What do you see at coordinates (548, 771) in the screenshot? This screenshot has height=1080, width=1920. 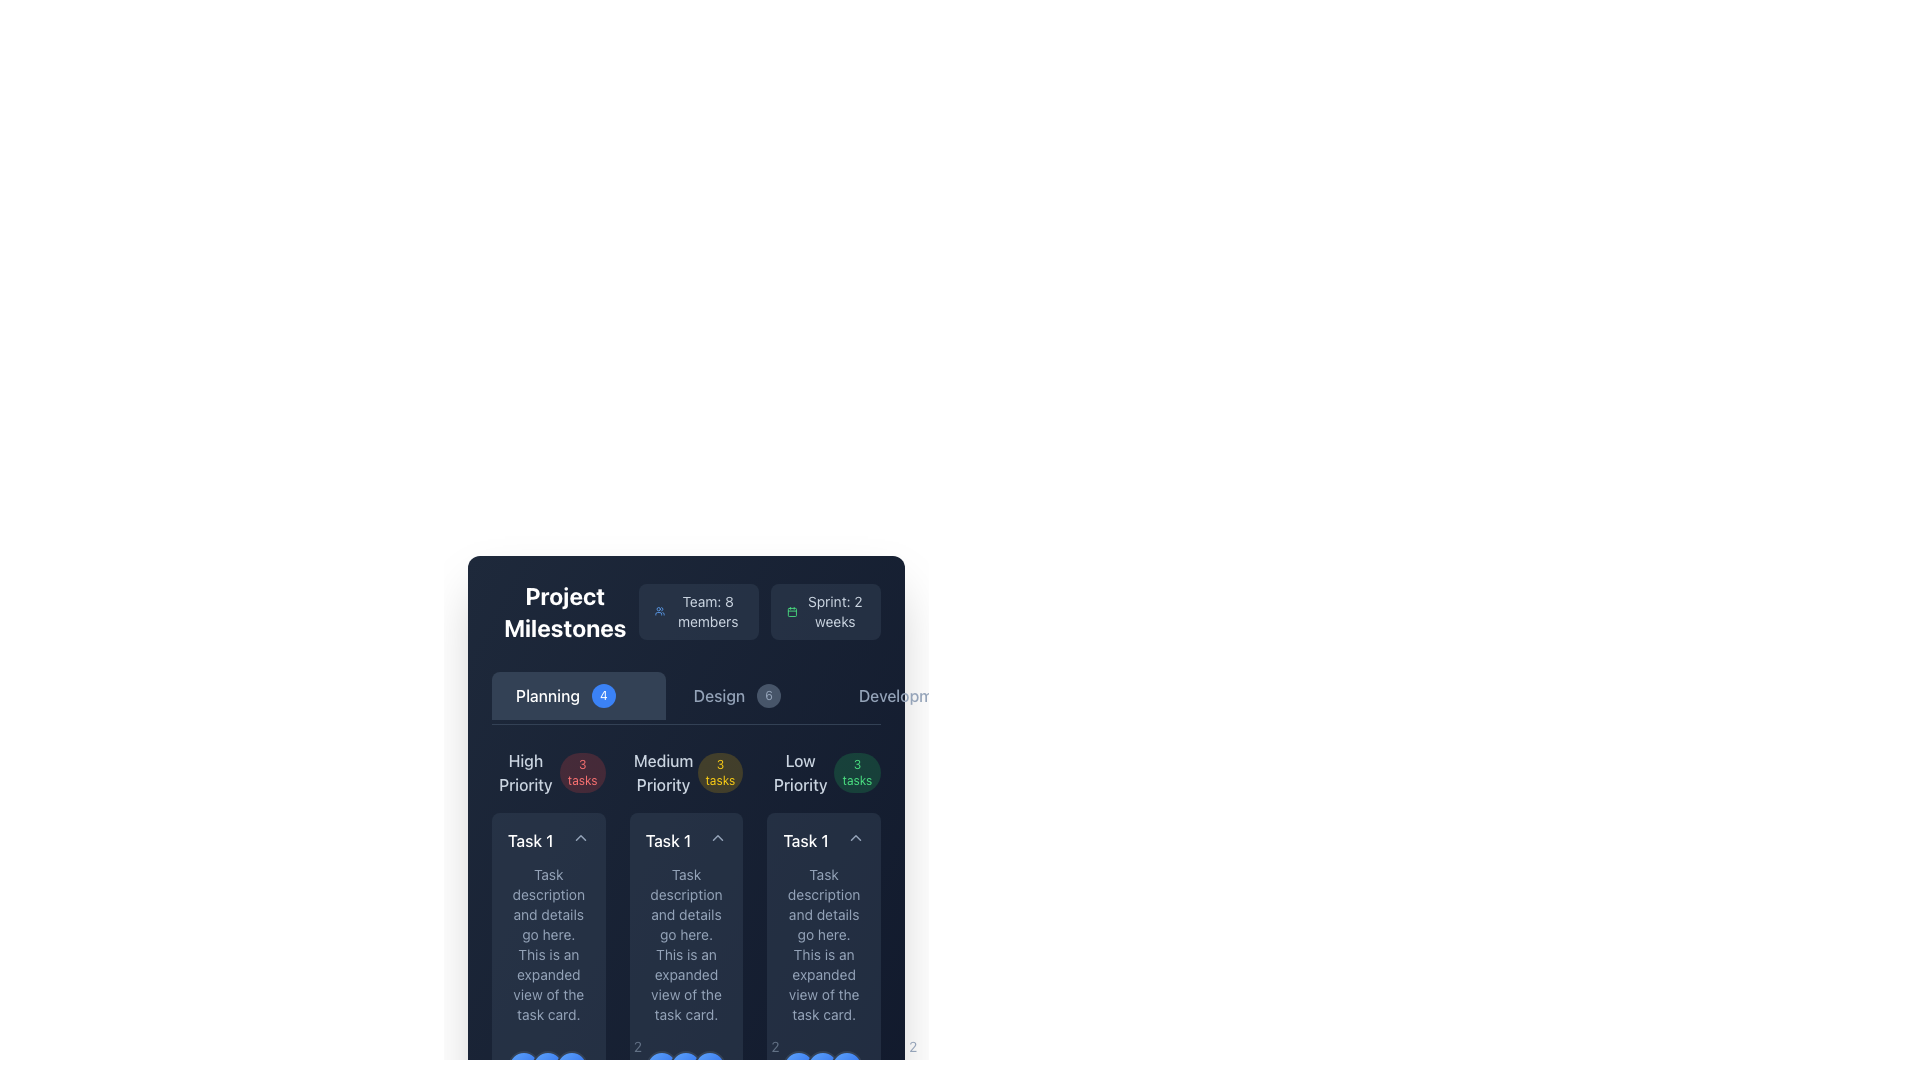 I see `the text label with a badge indicating 'High Priority' tasks and showing '3 tasks' located beneath the 'Project Milestones' header` at bounding box center [548, 771].